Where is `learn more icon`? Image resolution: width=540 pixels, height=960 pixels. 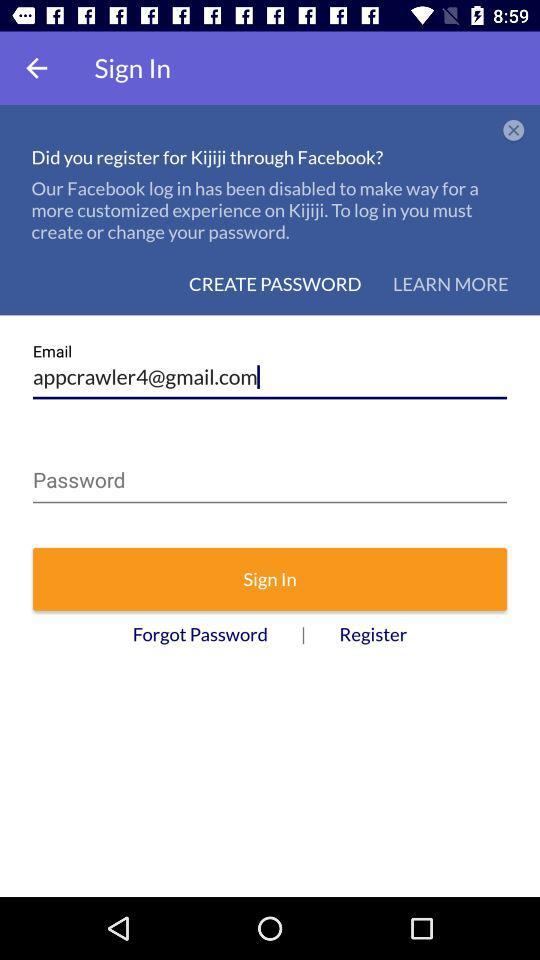
learn more icon is located at coordinates (450, 283).